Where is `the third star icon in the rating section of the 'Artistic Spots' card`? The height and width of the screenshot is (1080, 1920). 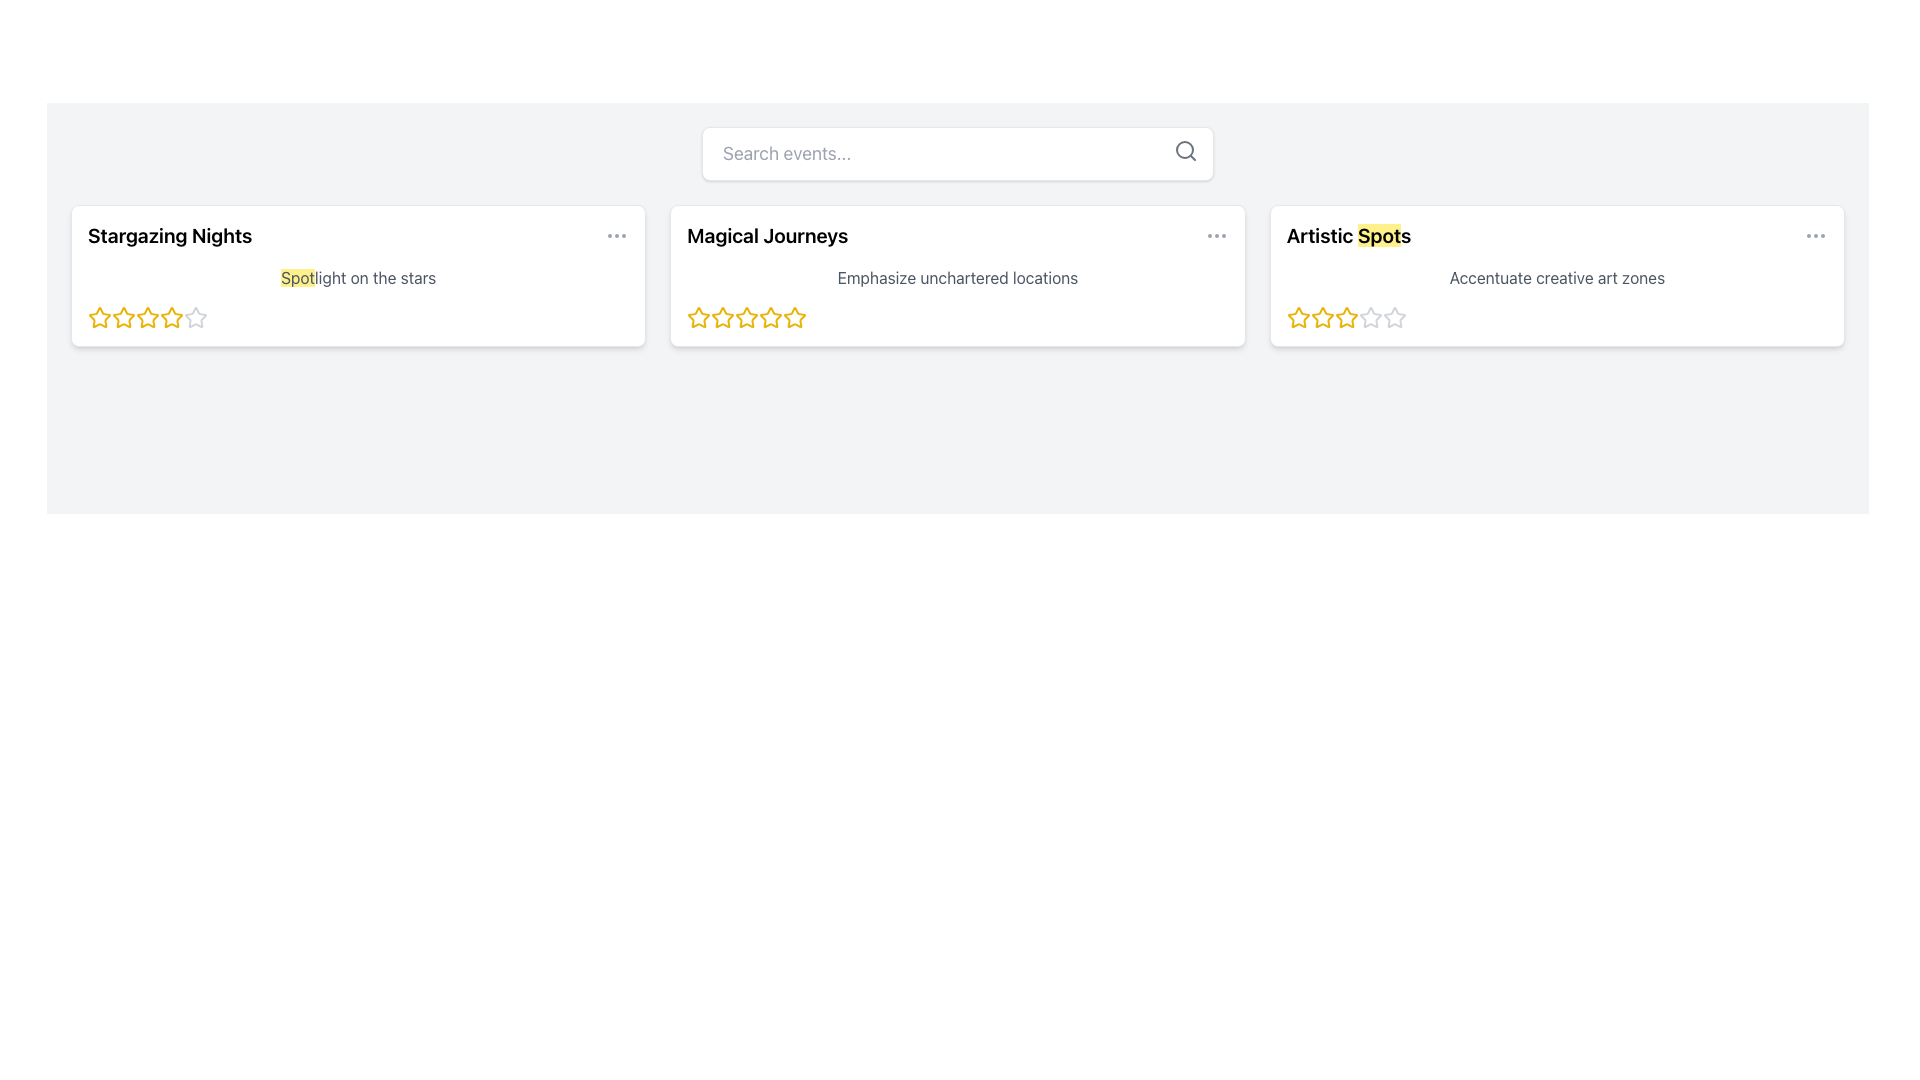
the third star icon in the rating section of the 'Artistic Spots' card is located at coordinates (1369, 316).